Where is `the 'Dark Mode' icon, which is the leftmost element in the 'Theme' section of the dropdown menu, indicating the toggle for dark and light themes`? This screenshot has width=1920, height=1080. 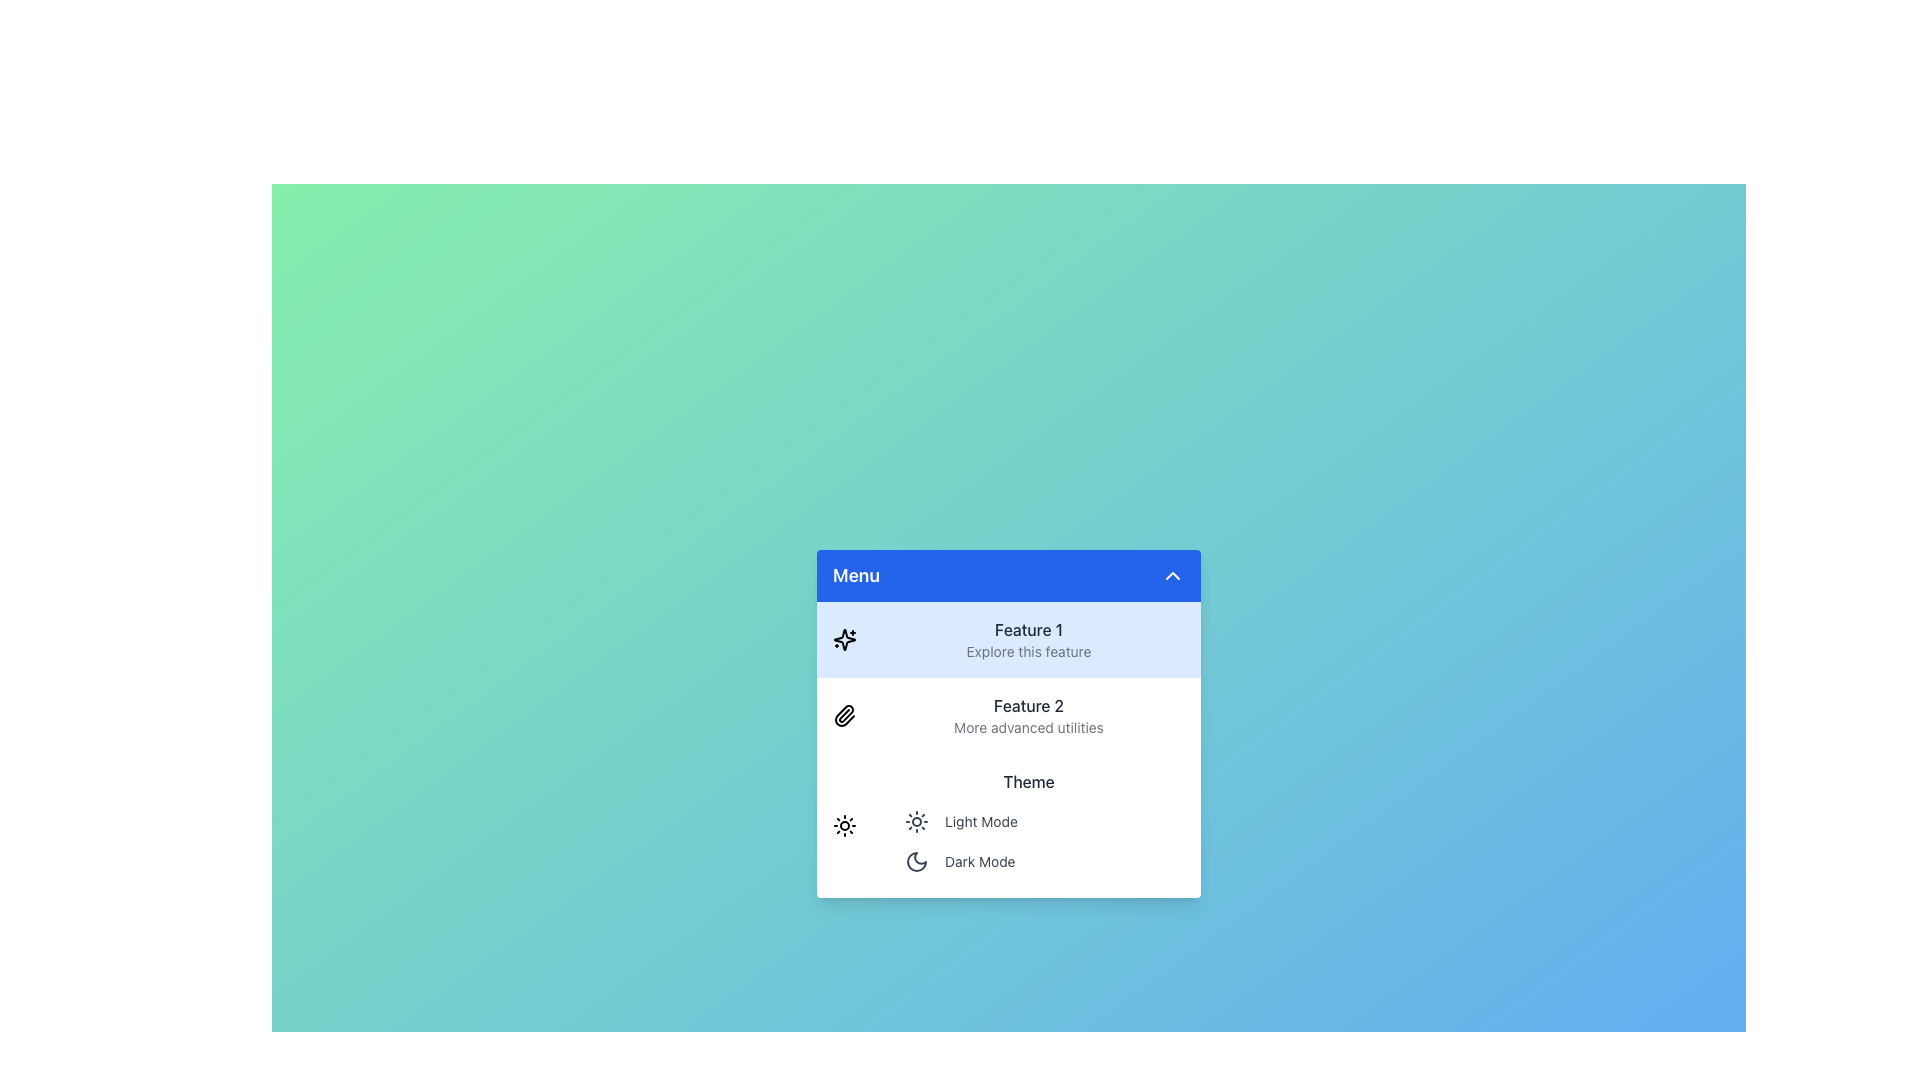
the 'Dark Mode' icon, which is the leftmost element in the 'Theme' section of the dropdown menu, indicating the toggle for dark and light themes is located at coordinates (915, 860).